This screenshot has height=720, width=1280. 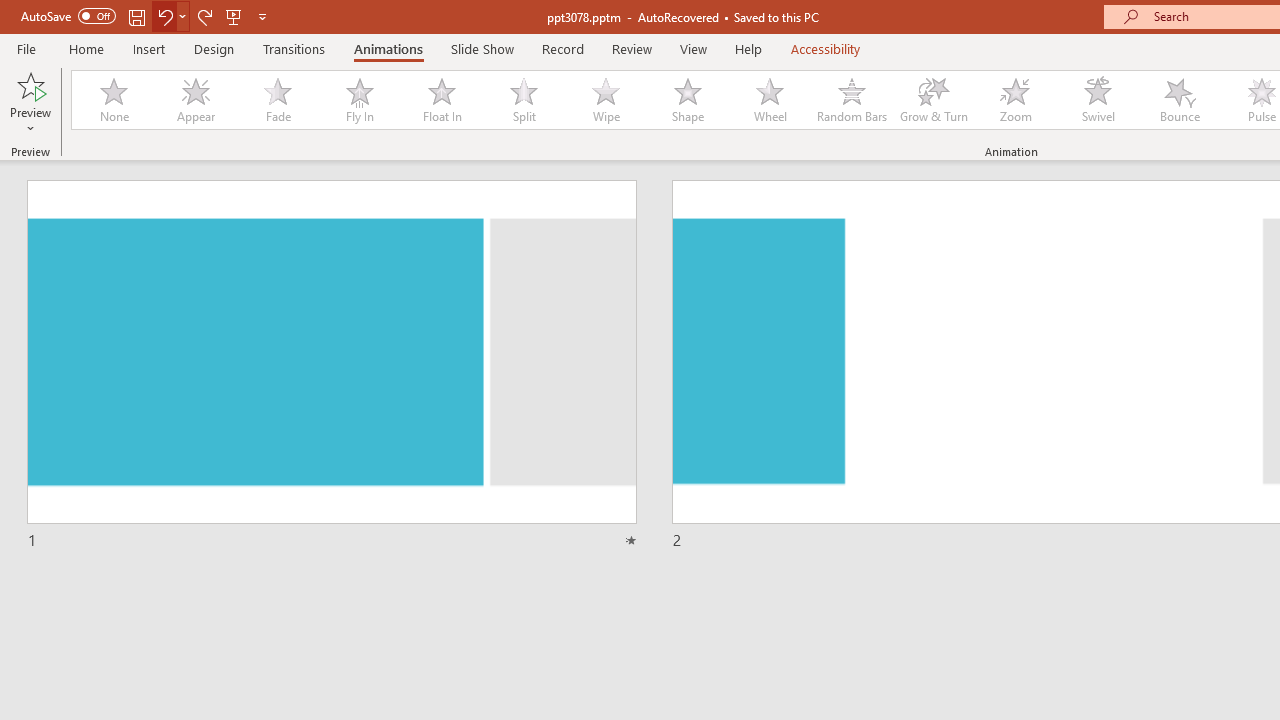 What do you see at coordinates (933, 100) in the screenshot?
I see `'Grow & Turn'` at bounding box center [933, 100].